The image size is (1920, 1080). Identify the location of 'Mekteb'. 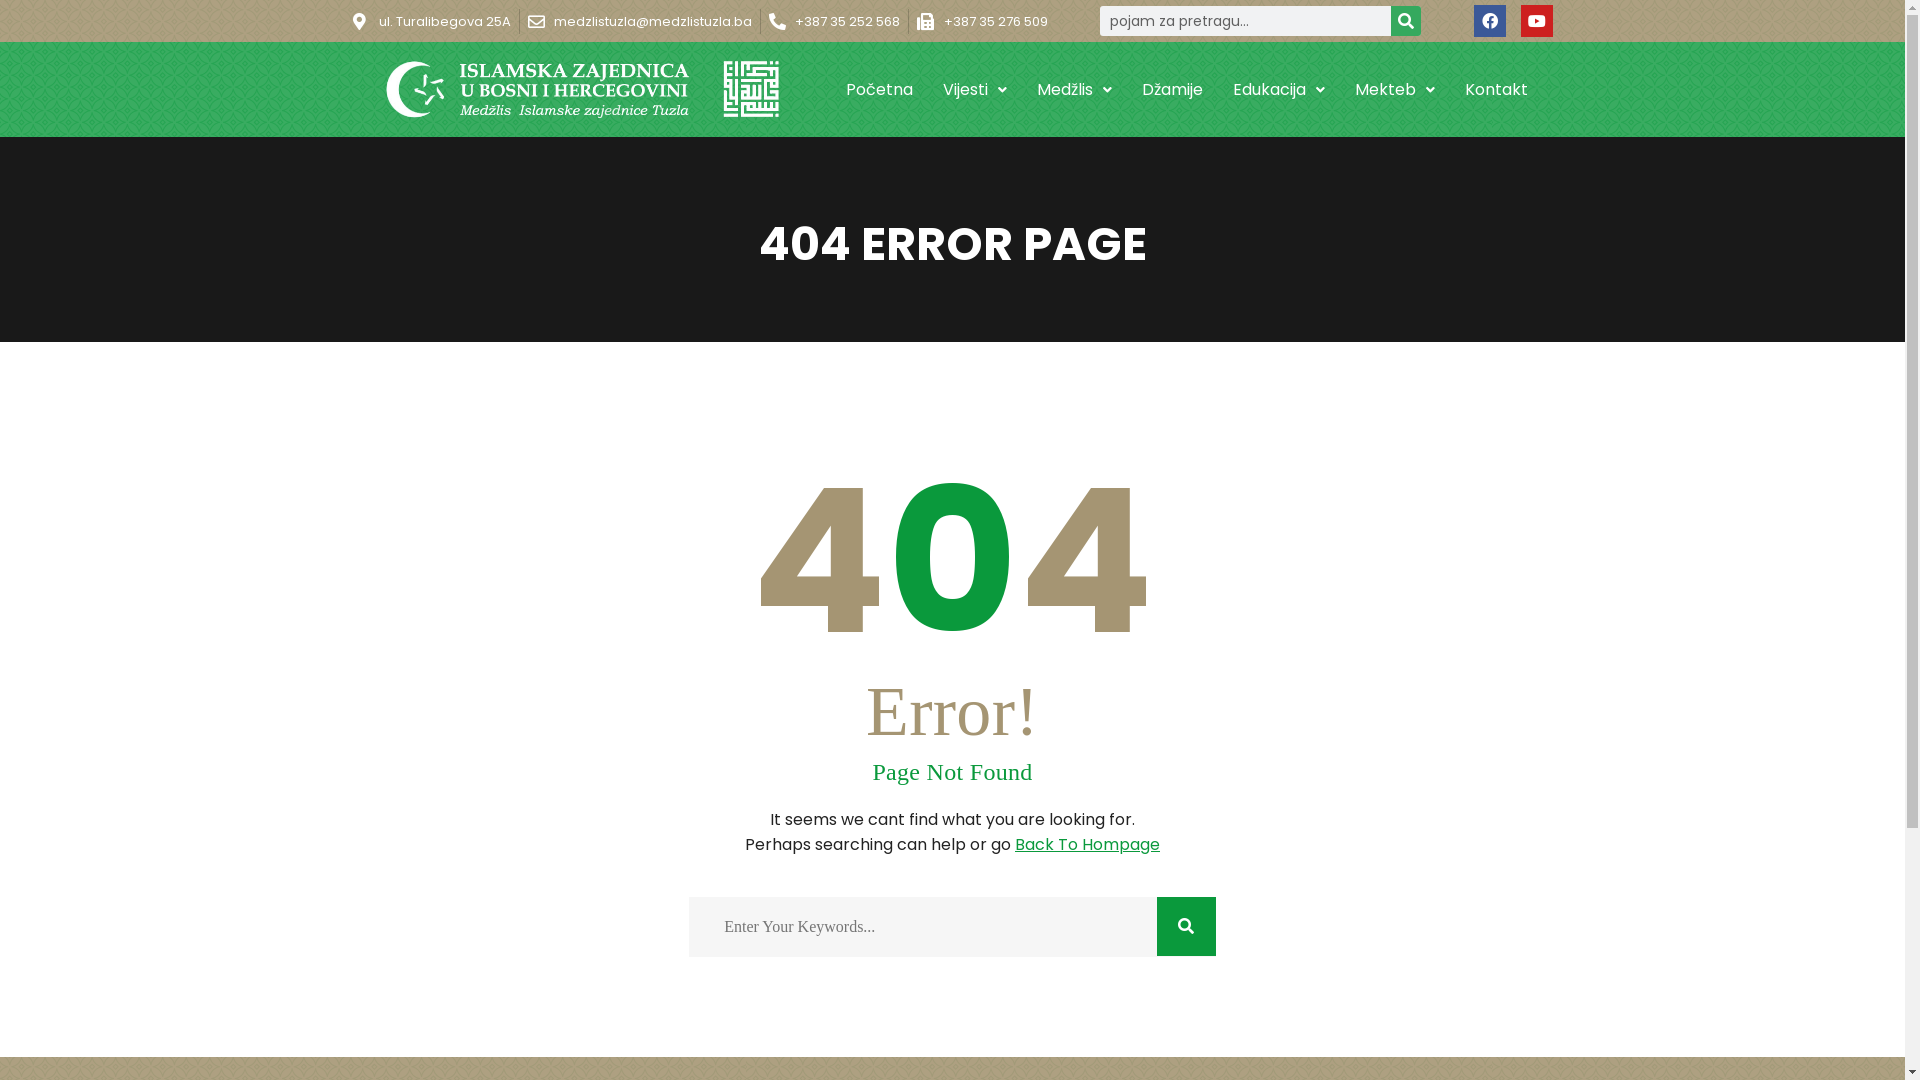
(1394, 87).